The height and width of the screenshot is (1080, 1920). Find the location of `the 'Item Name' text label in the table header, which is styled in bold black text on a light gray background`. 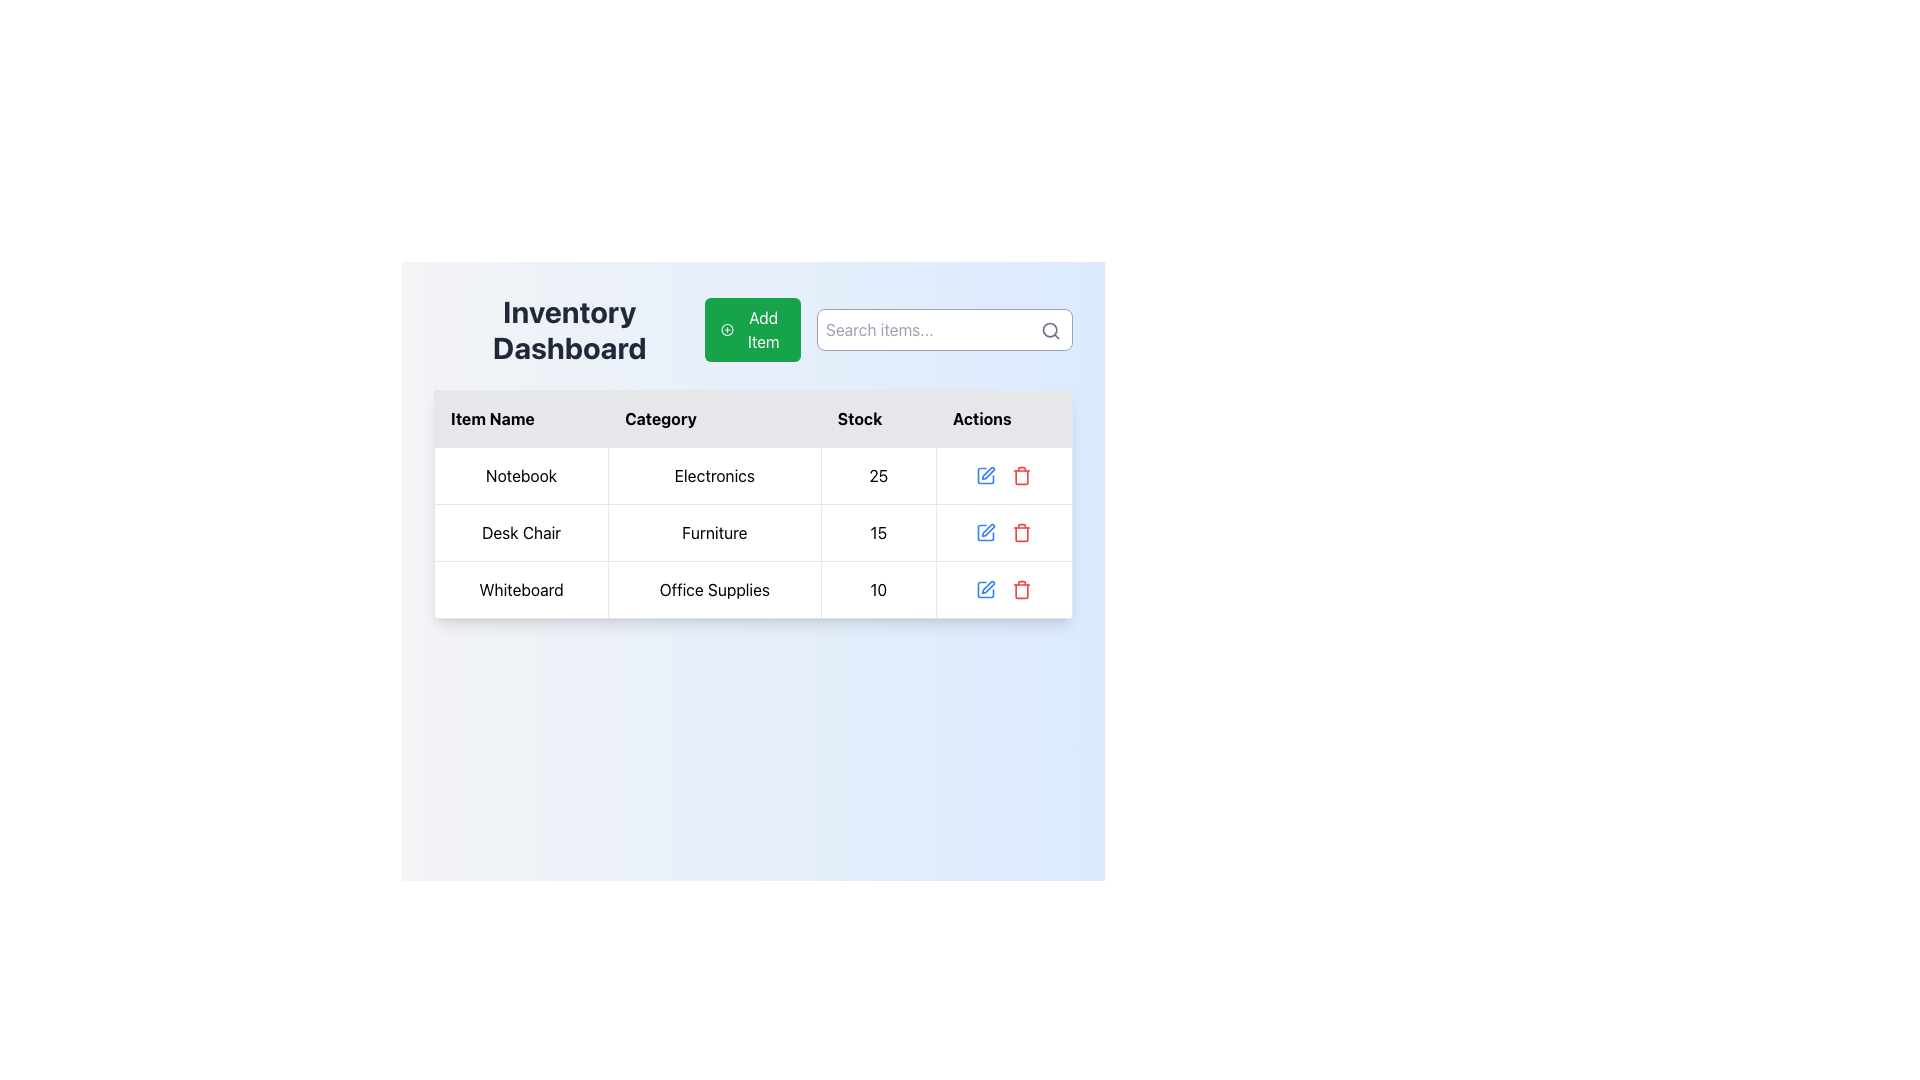

the 'Item Name' text label in the table header, which is styled in bold black text on a light gray background is located at coordinates (521, 418).